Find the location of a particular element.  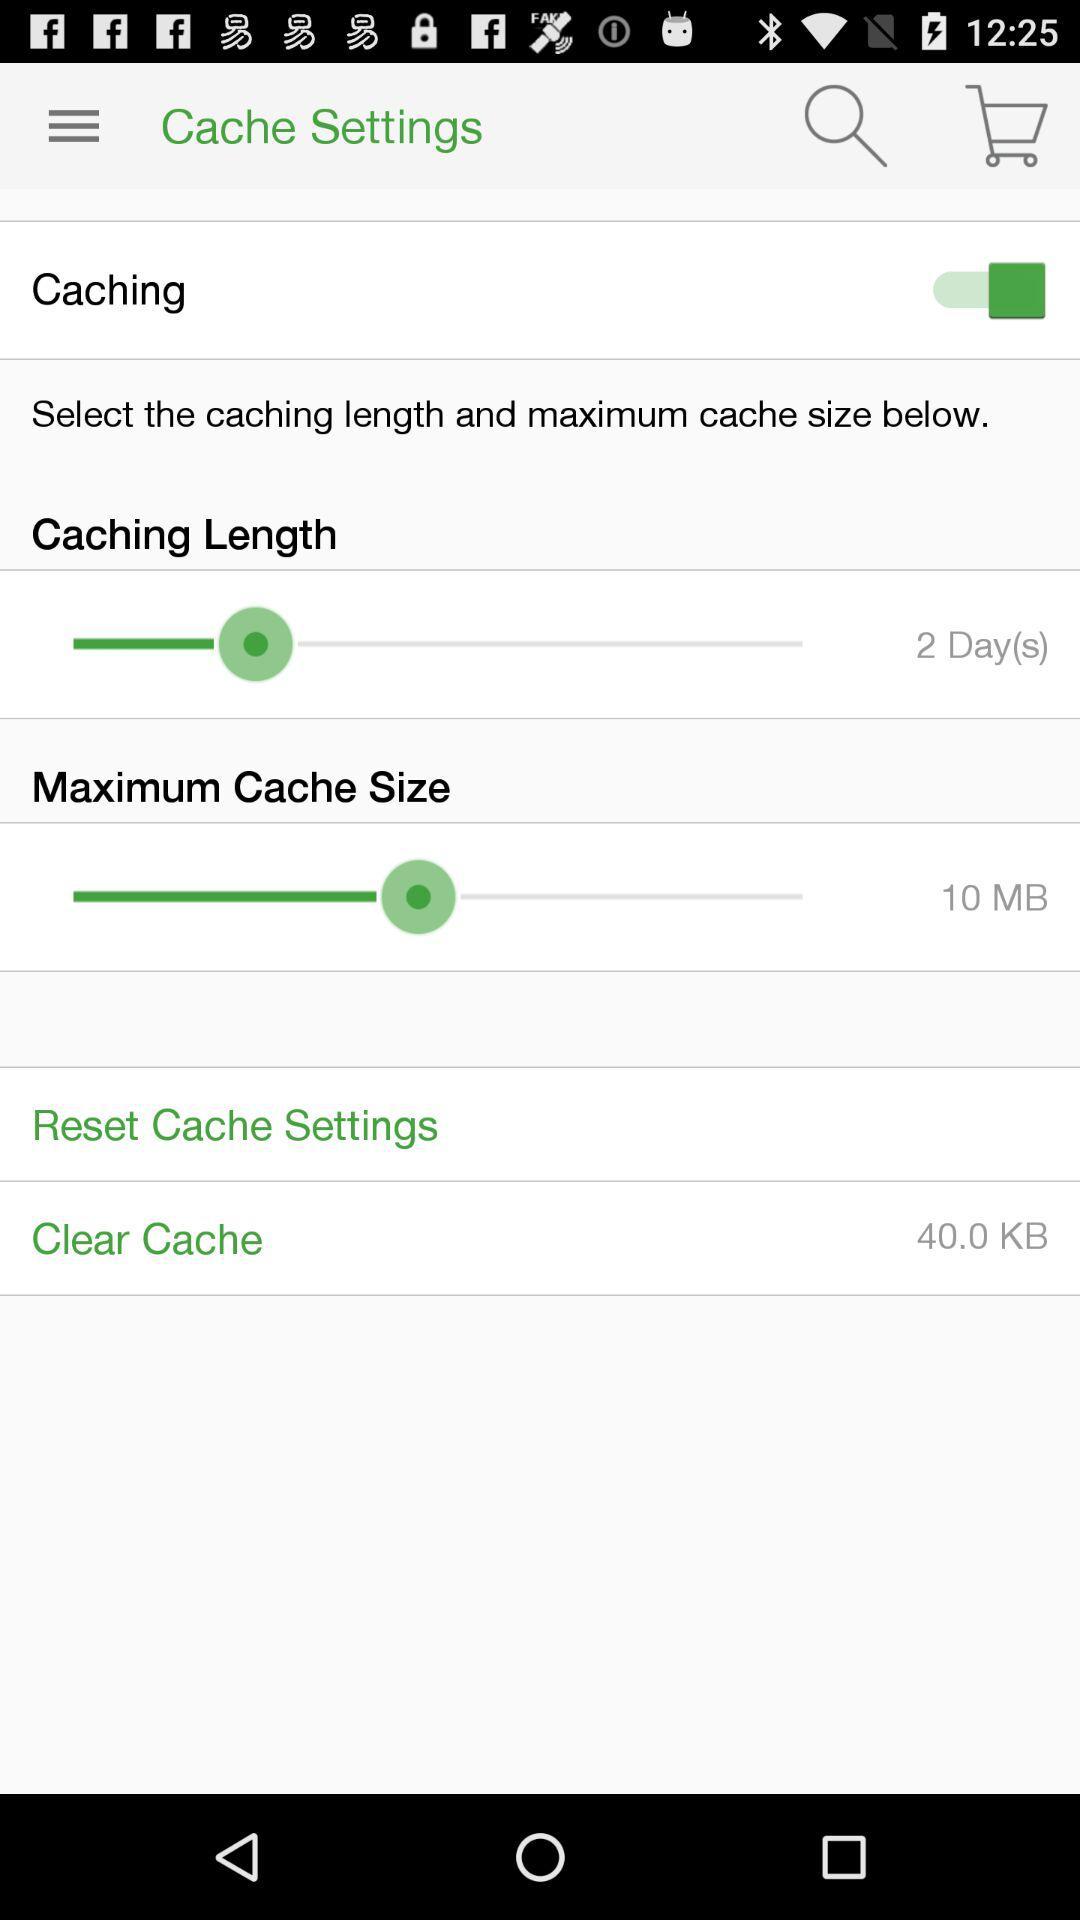

more options button is located at coordinates (72, 124).